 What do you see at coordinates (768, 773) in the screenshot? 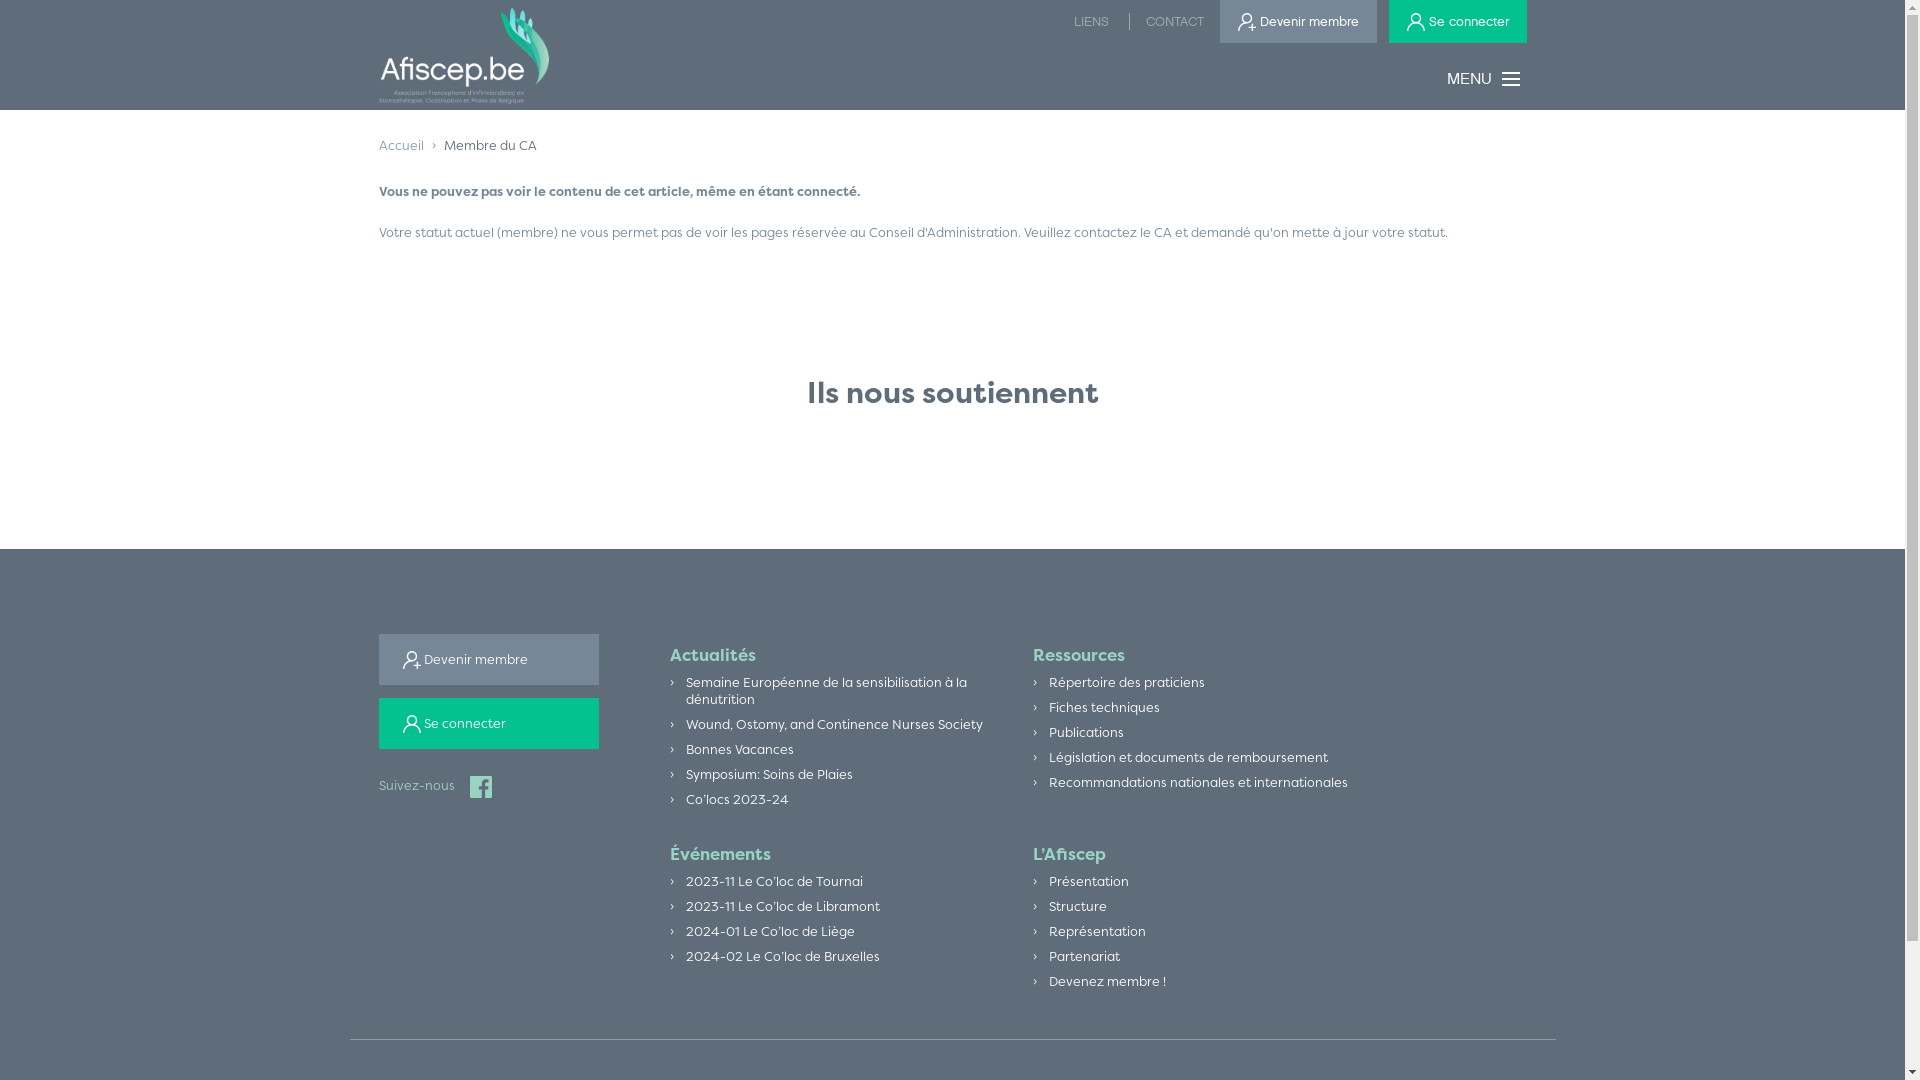
I see `'Symposium: Soins de Plaies'` at bounding box center [768, 773].